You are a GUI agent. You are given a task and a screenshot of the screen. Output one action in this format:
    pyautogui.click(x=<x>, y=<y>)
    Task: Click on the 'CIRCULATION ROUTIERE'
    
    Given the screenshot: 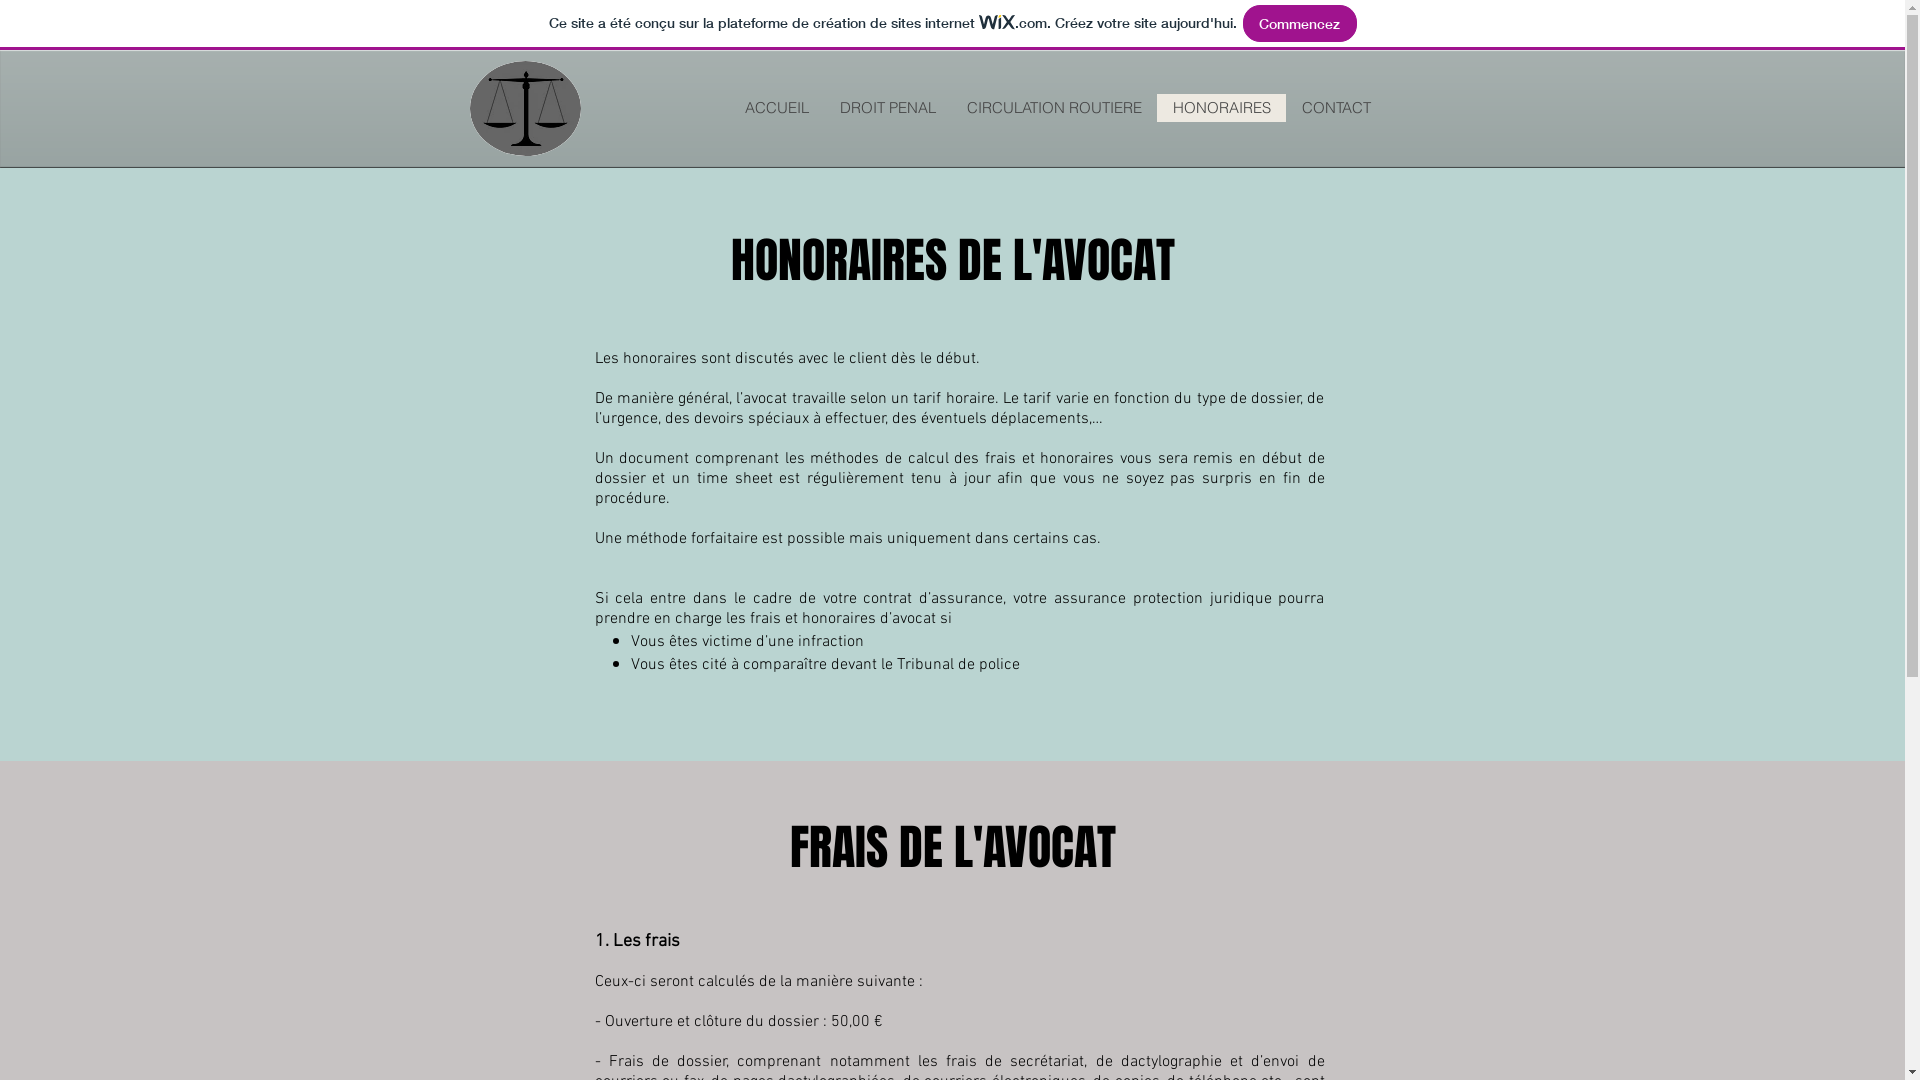 What is the action you would take?
    pyautogui.click(x=949, y=108)
    